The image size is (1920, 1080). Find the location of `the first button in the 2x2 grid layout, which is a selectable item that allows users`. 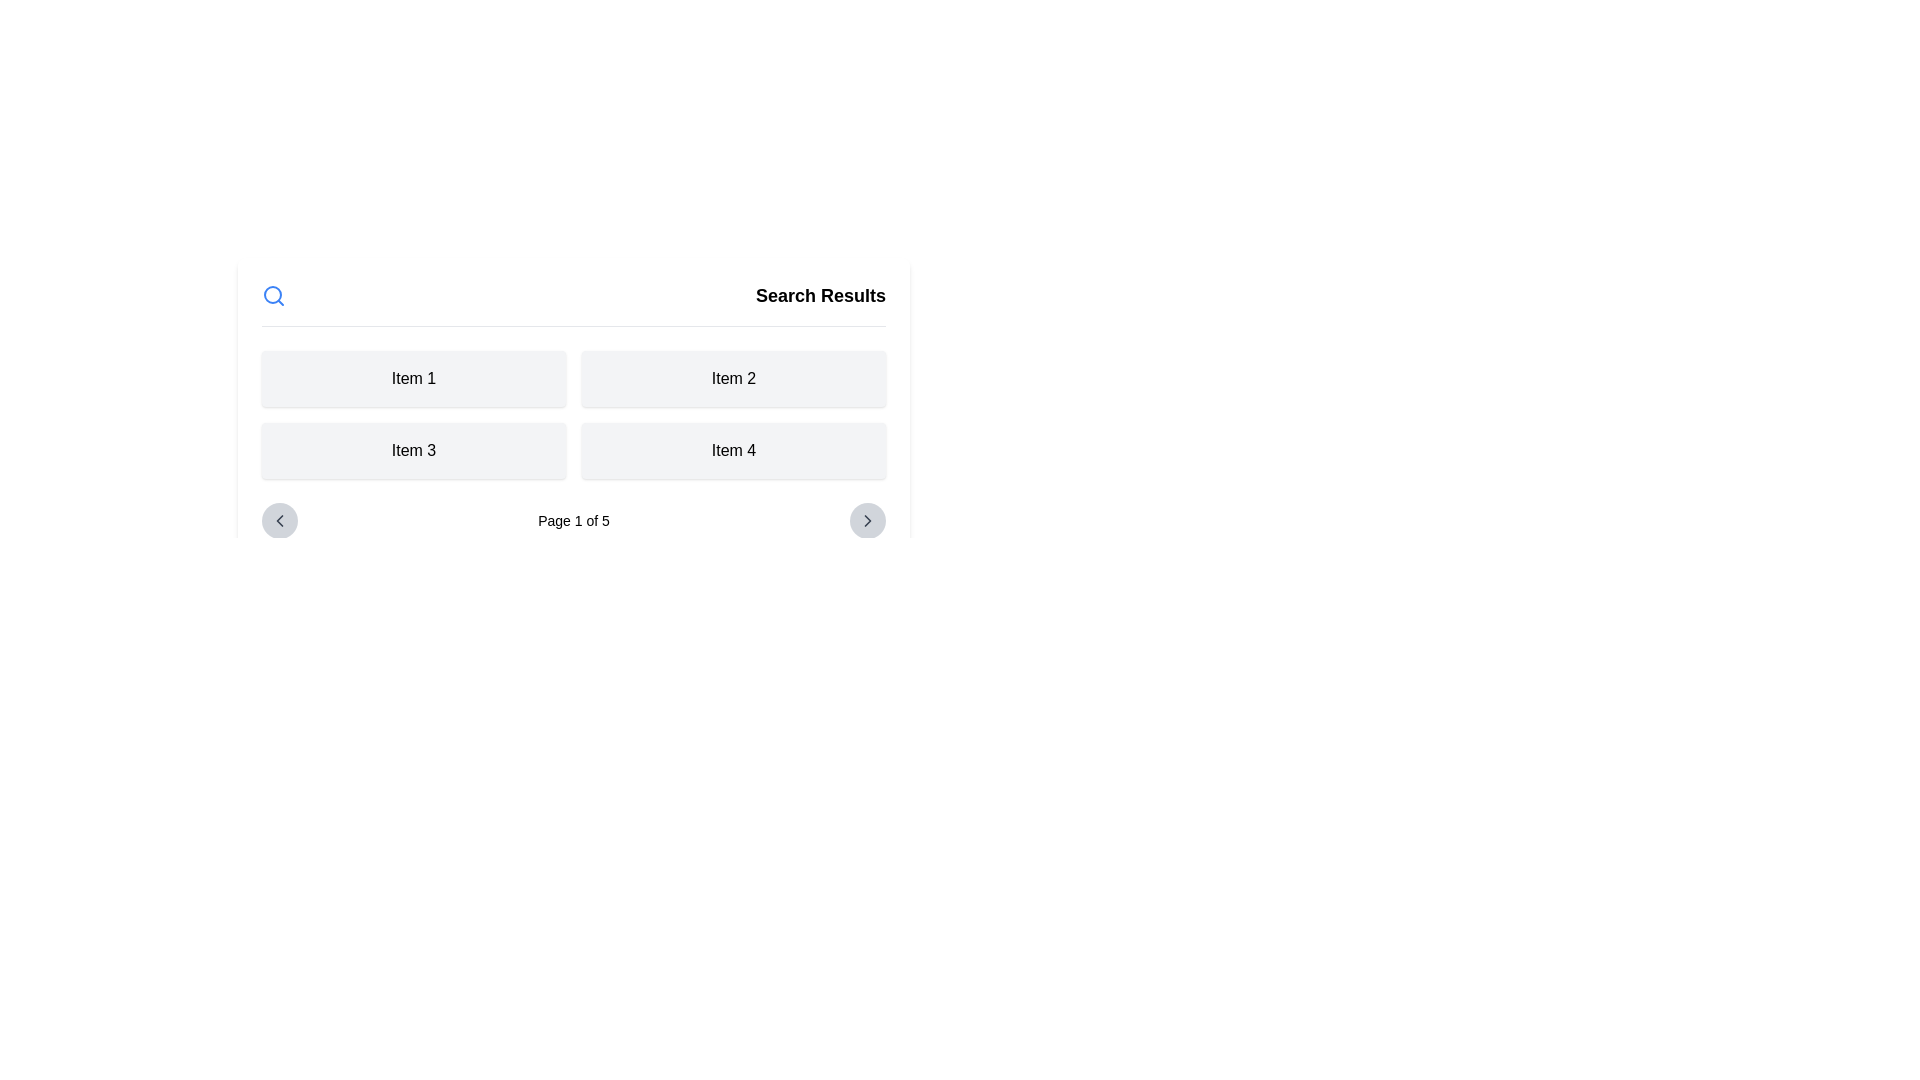

the first button in the 2x2 grid layout, which is a selectable item that allows users is located at coordinates (412, 378).